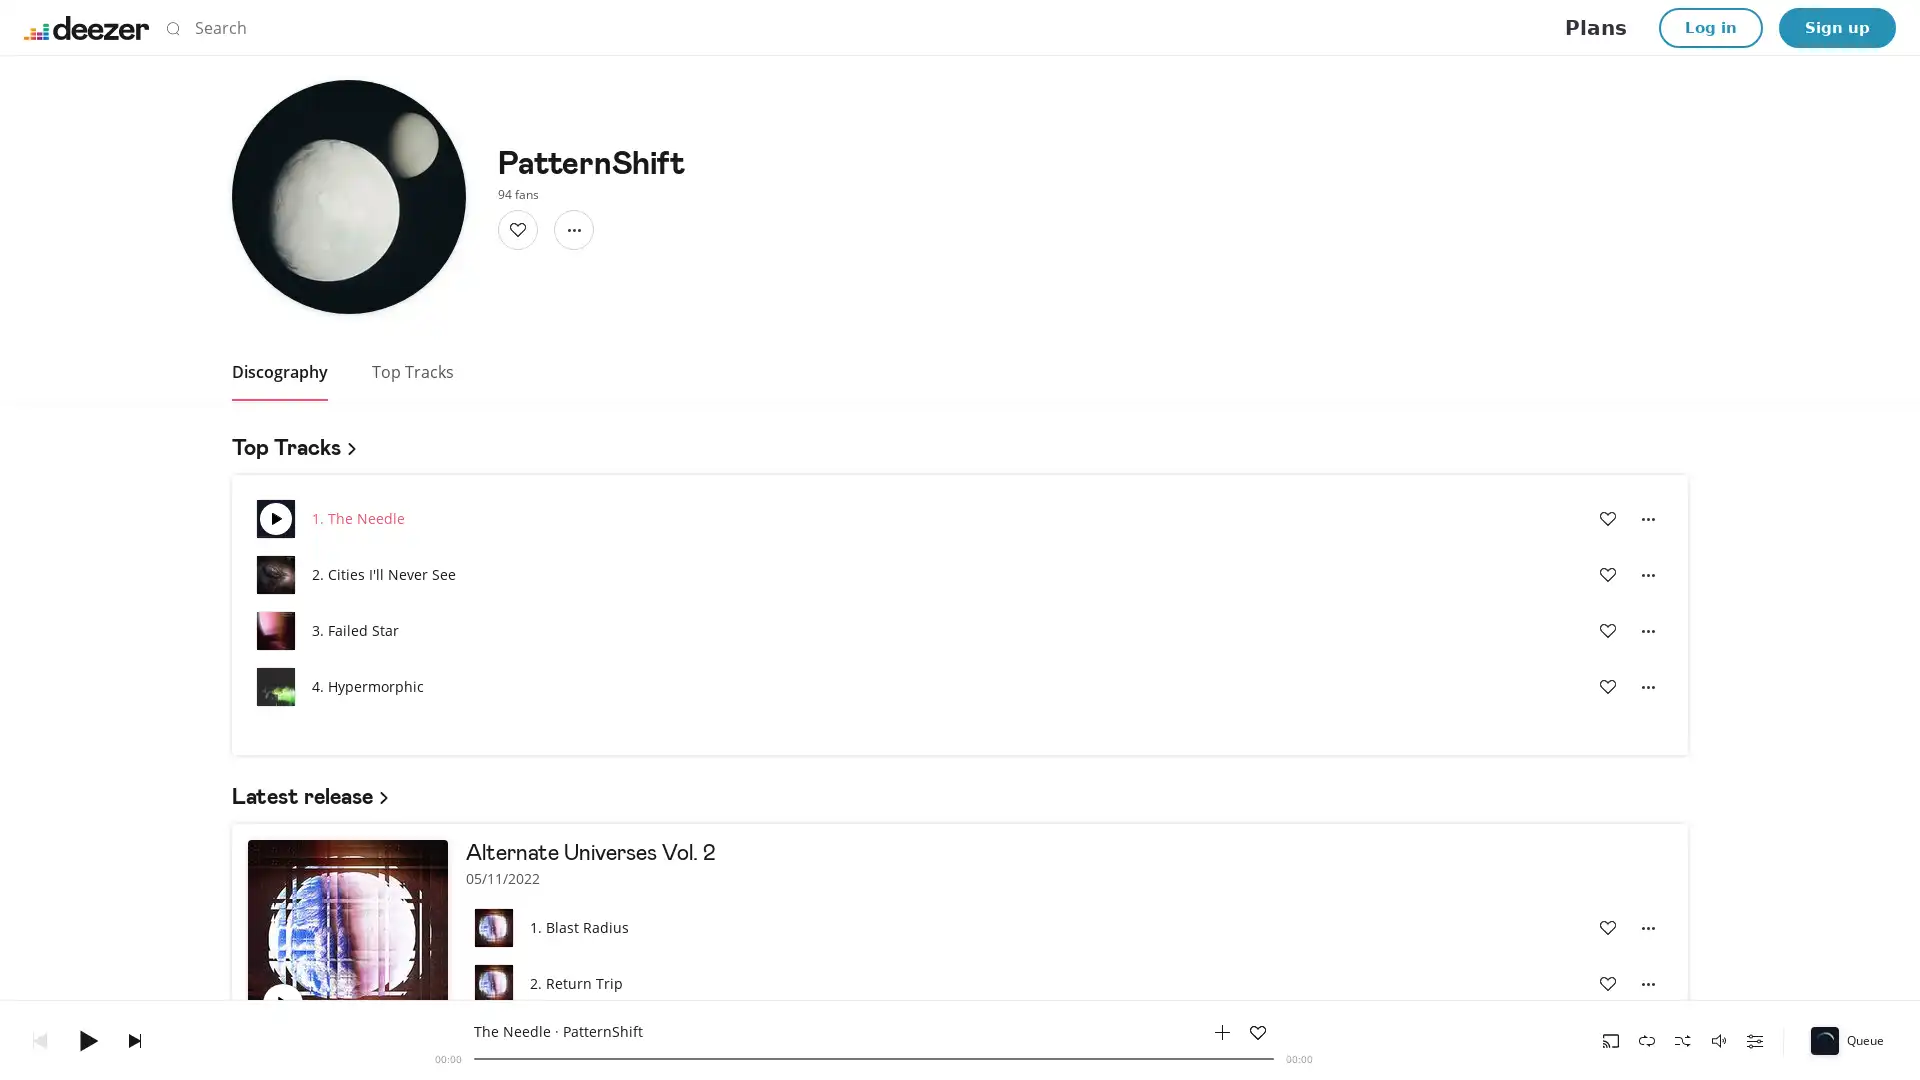 This screenshot has width=1920, height=1080. I want to click on Play Astronautics by PatternShift, so click(494, 1039).